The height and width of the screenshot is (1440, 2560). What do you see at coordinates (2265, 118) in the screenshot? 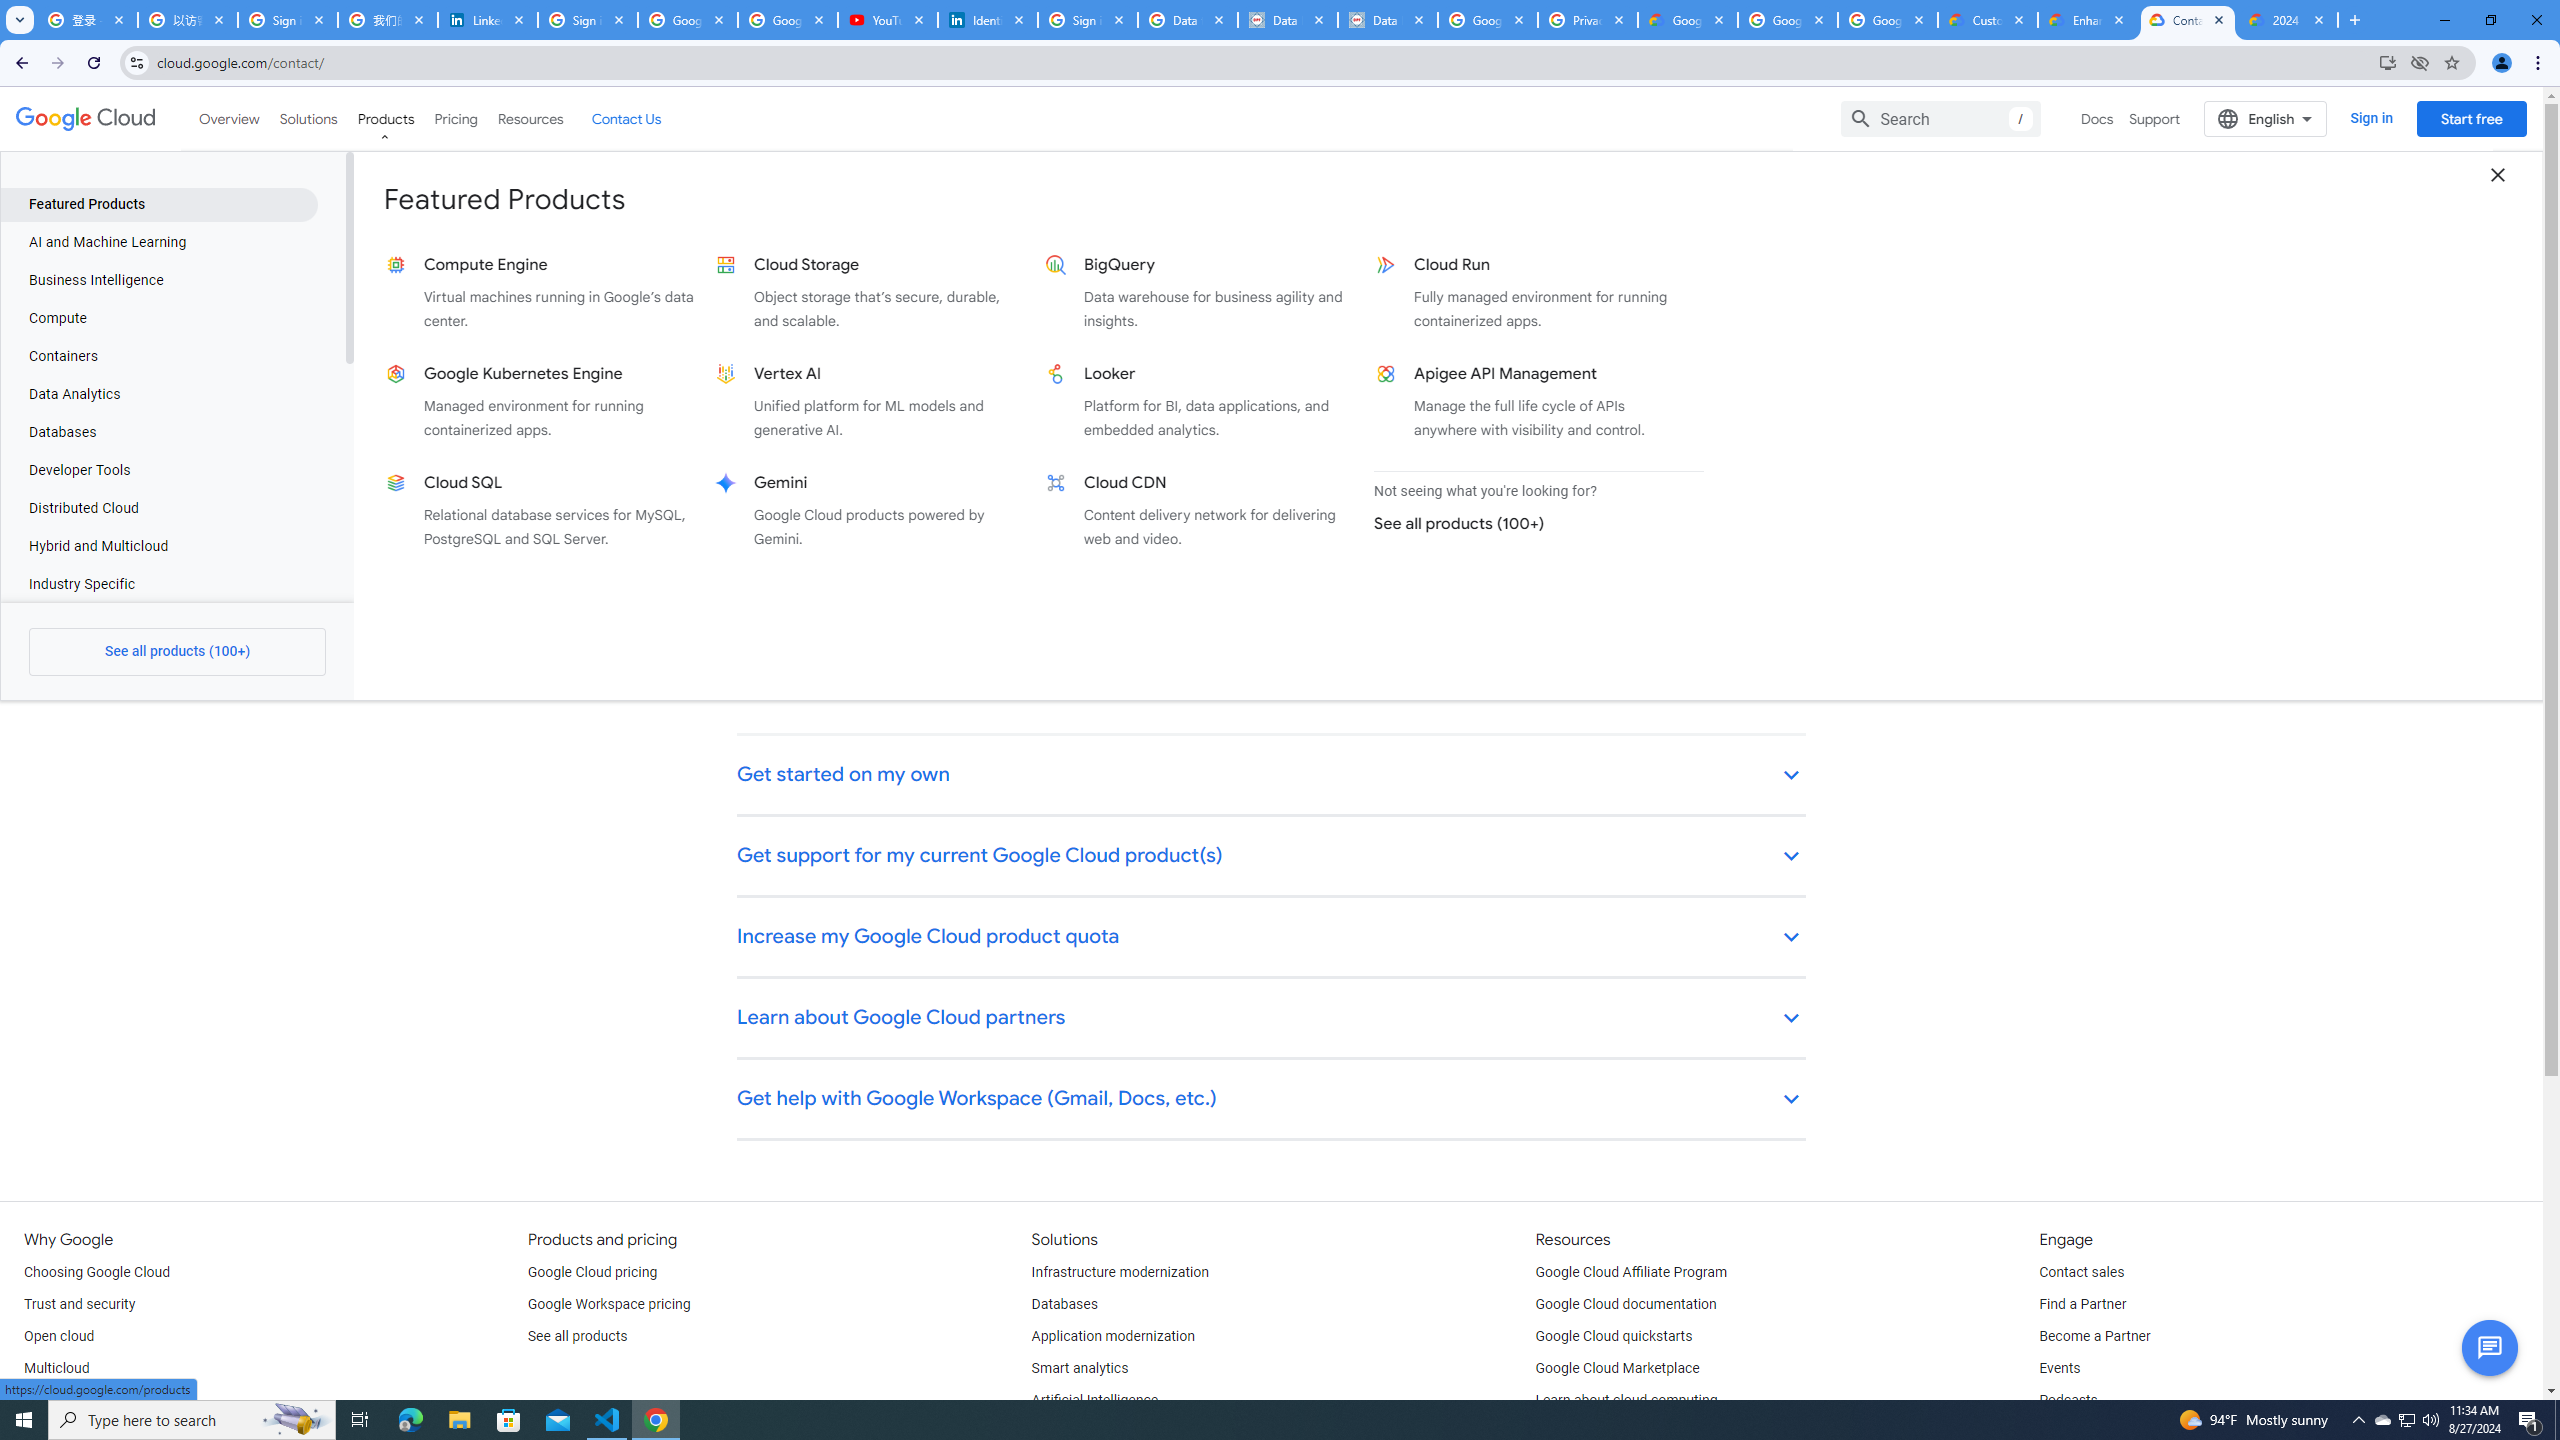
I see `'English'` at bounding box center [2265, 118].